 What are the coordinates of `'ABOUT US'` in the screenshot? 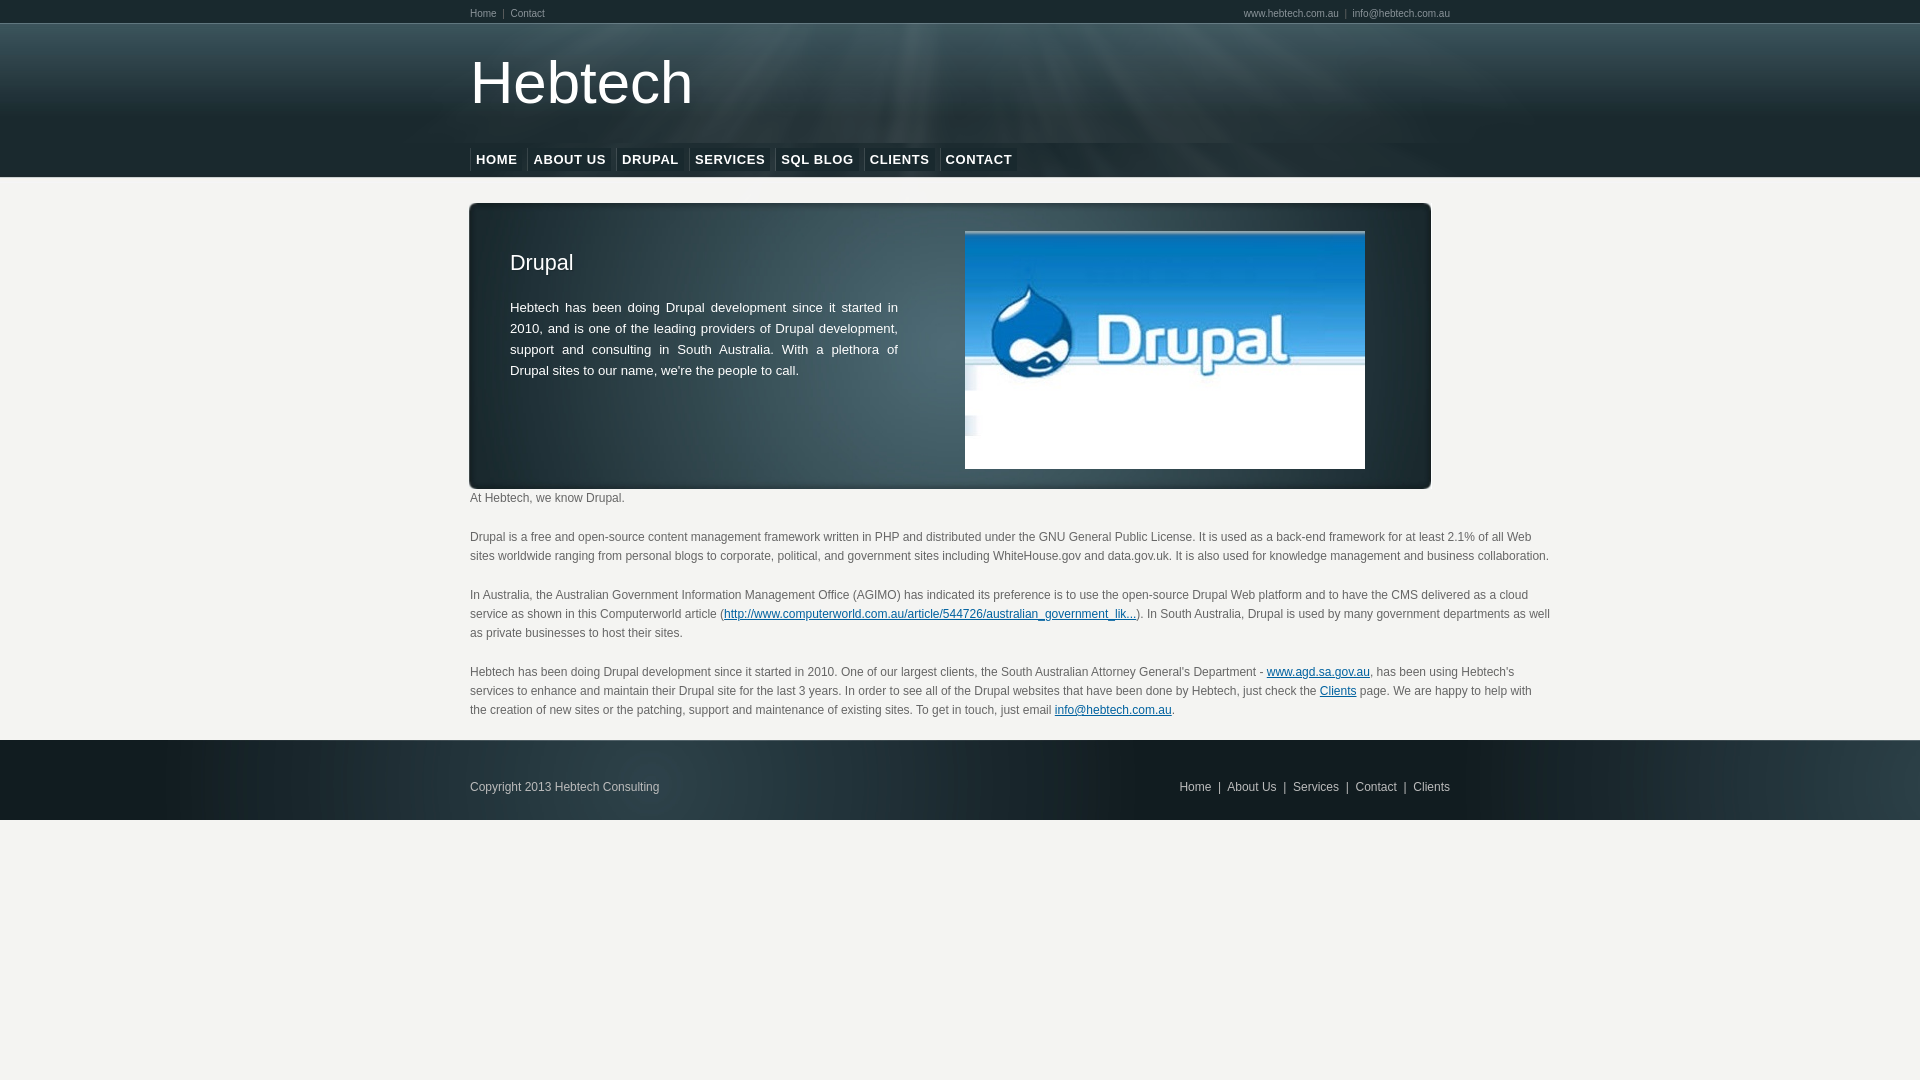 It's located at (528, 158).